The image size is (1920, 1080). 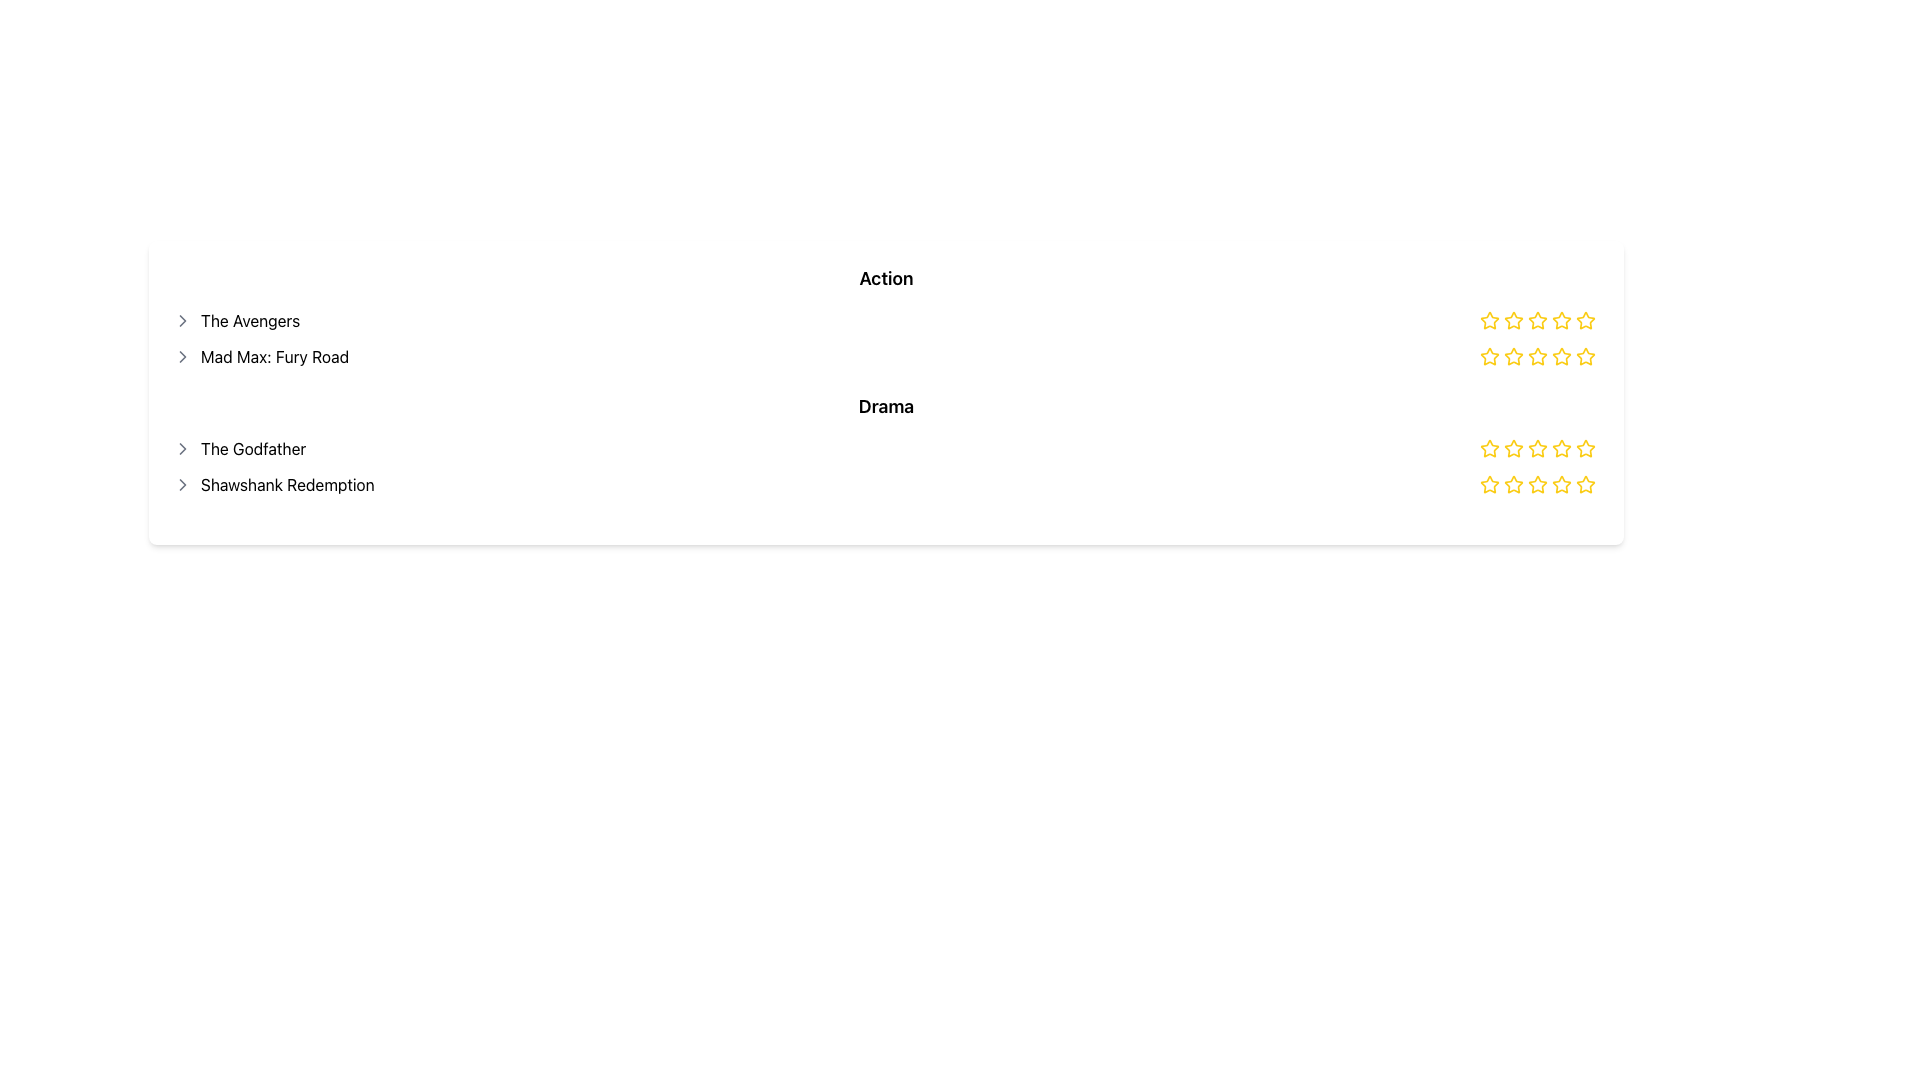 I want to click on the third star icon from the left in the first row of star ratings to register a rating, so click(x=1513, y=319).